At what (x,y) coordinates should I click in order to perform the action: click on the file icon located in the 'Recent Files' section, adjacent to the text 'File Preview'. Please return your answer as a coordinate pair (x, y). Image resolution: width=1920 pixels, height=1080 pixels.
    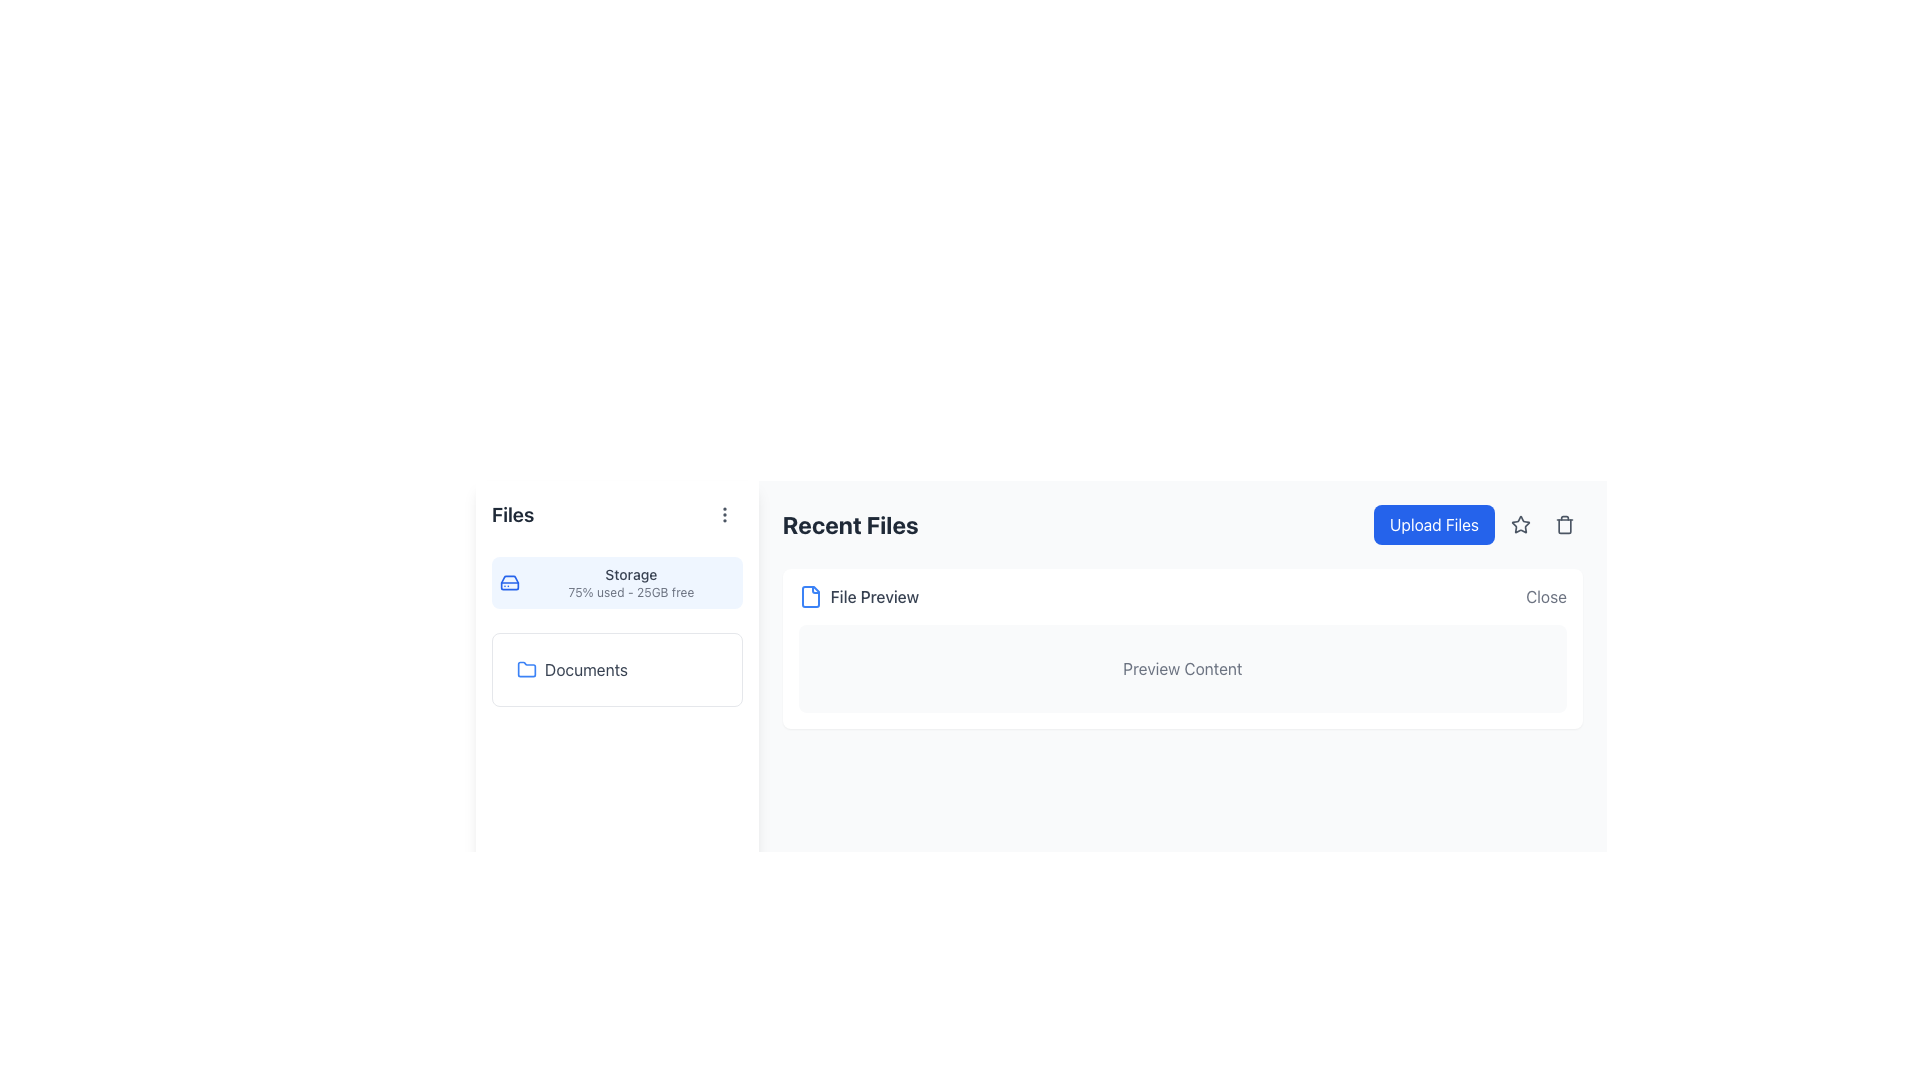
    Looking at the image, I should click on (810, 596).